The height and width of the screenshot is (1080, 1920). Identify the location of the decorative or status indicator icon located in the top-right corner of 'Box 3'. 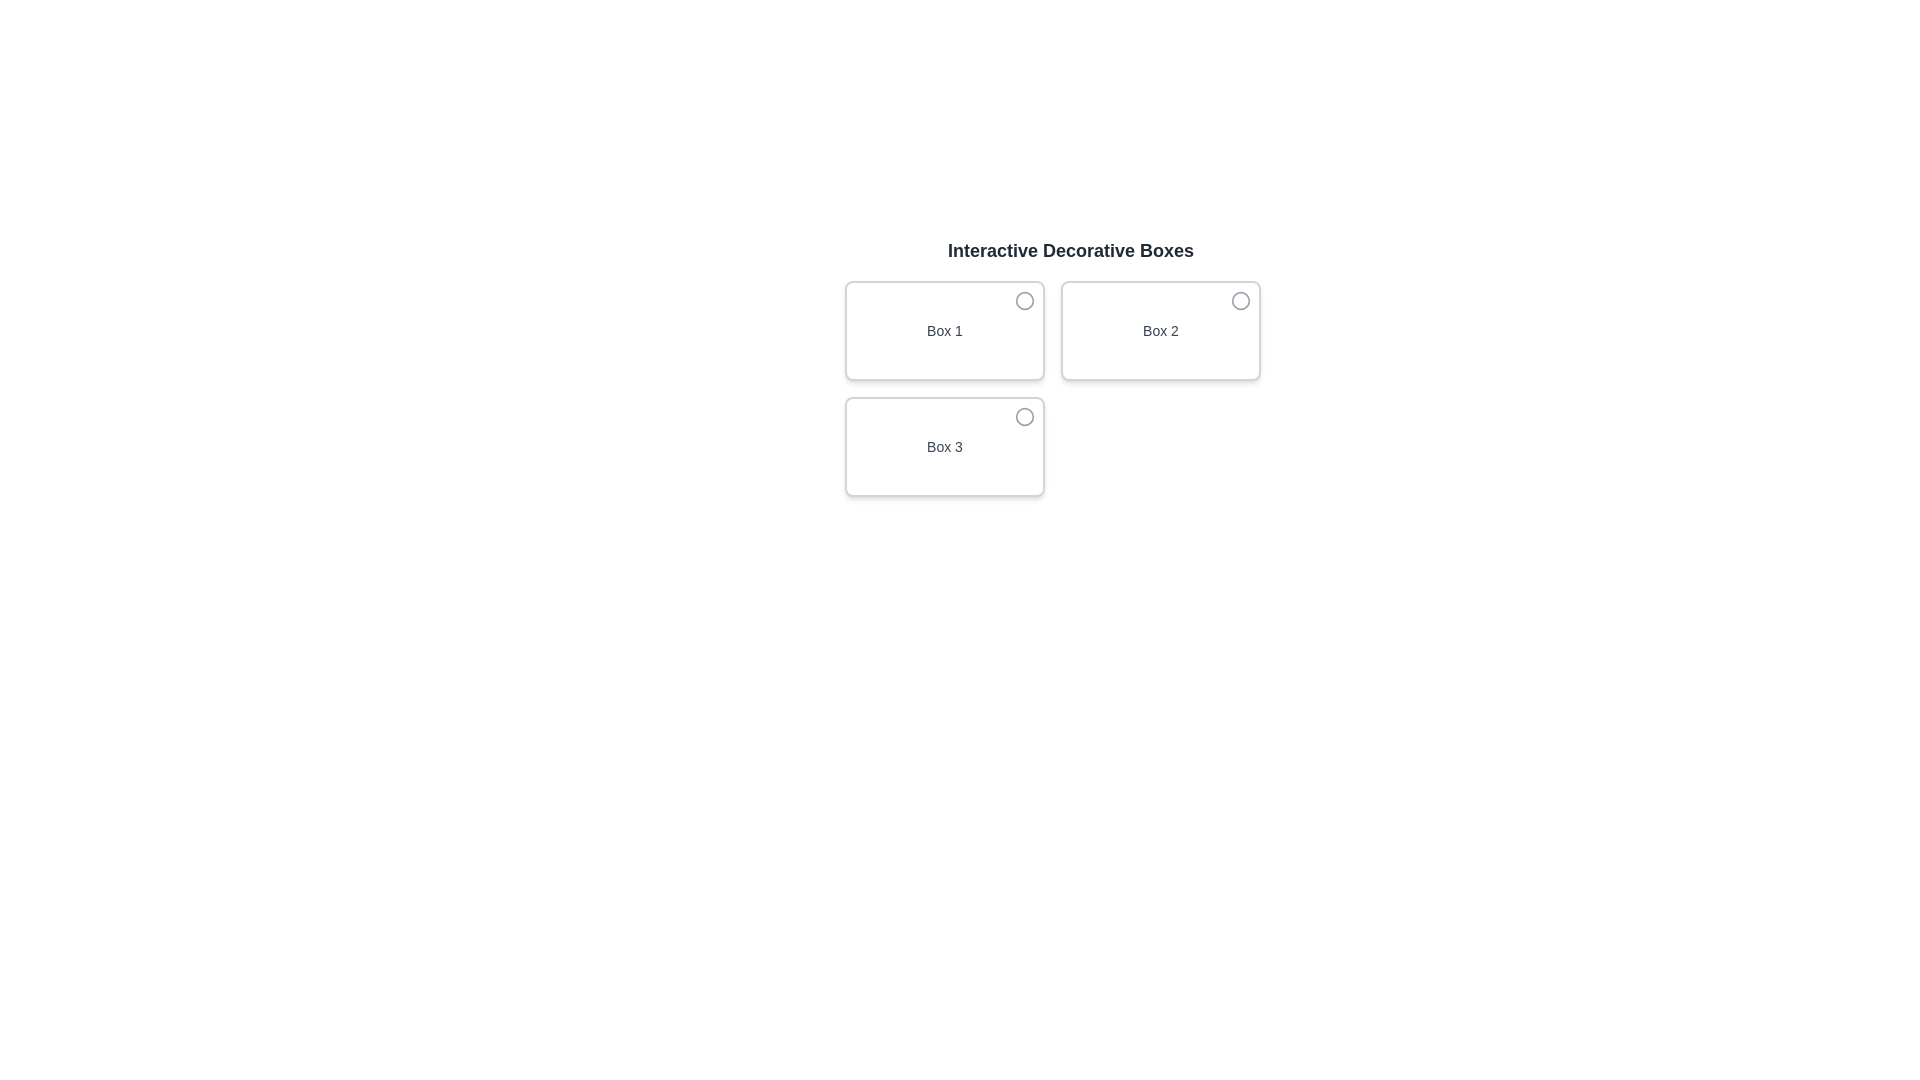
(1025, 415).